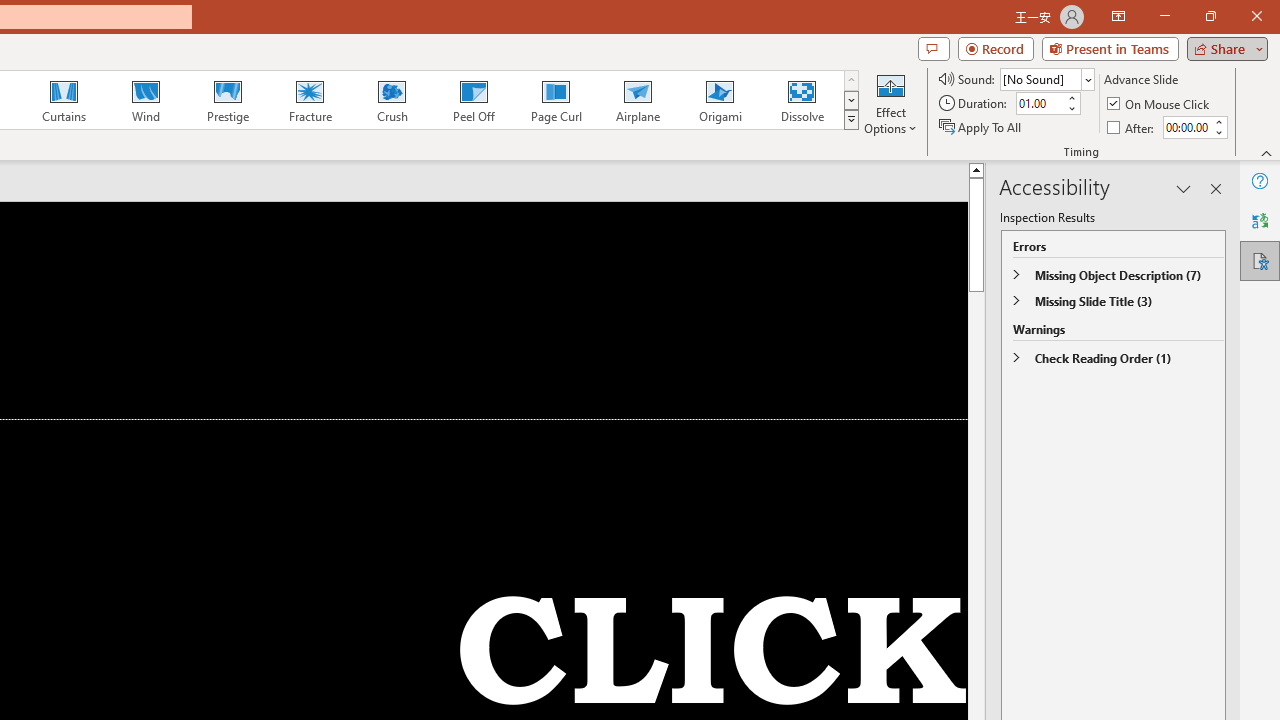 This screenshot has width=1280, height=720. I want to click on 'Crush', so click(391, 100).